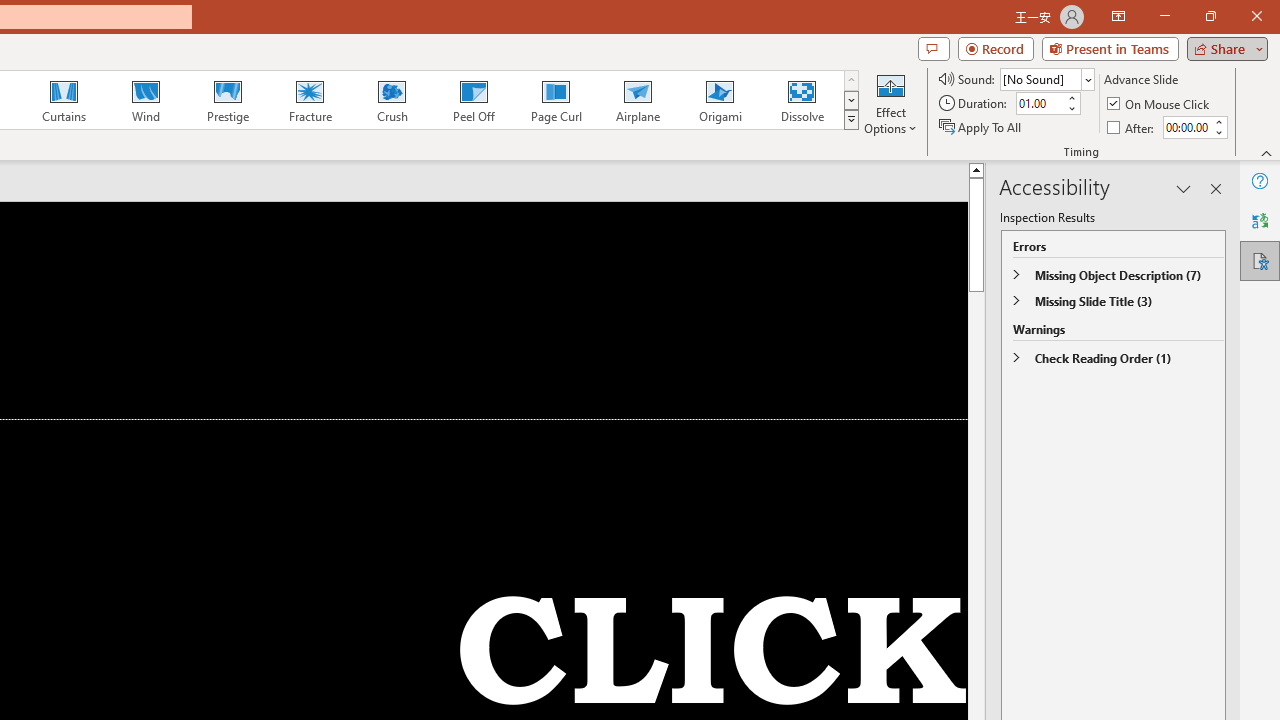 This screenshot has width=1280, height=720. I want to click on 'Crush', so click(391, 100).